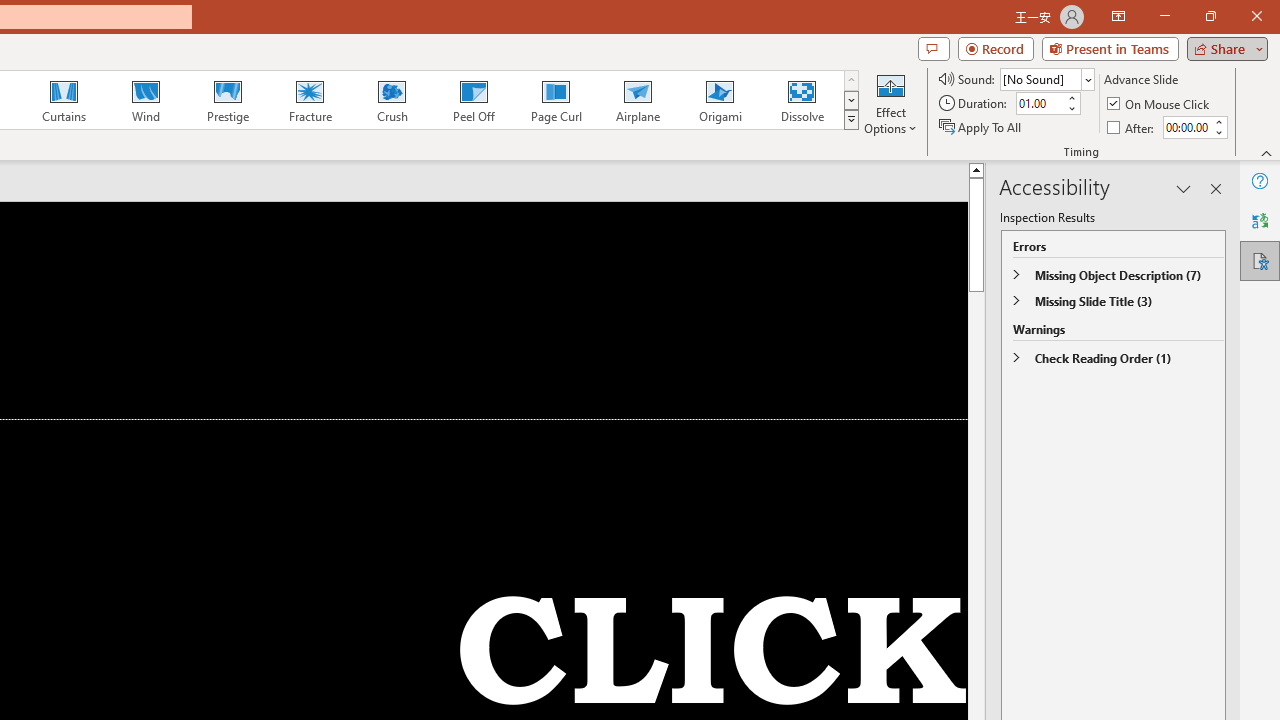 This screenshot has width=1280, height=720. I want to click on 'Crush', so click(391, 100).